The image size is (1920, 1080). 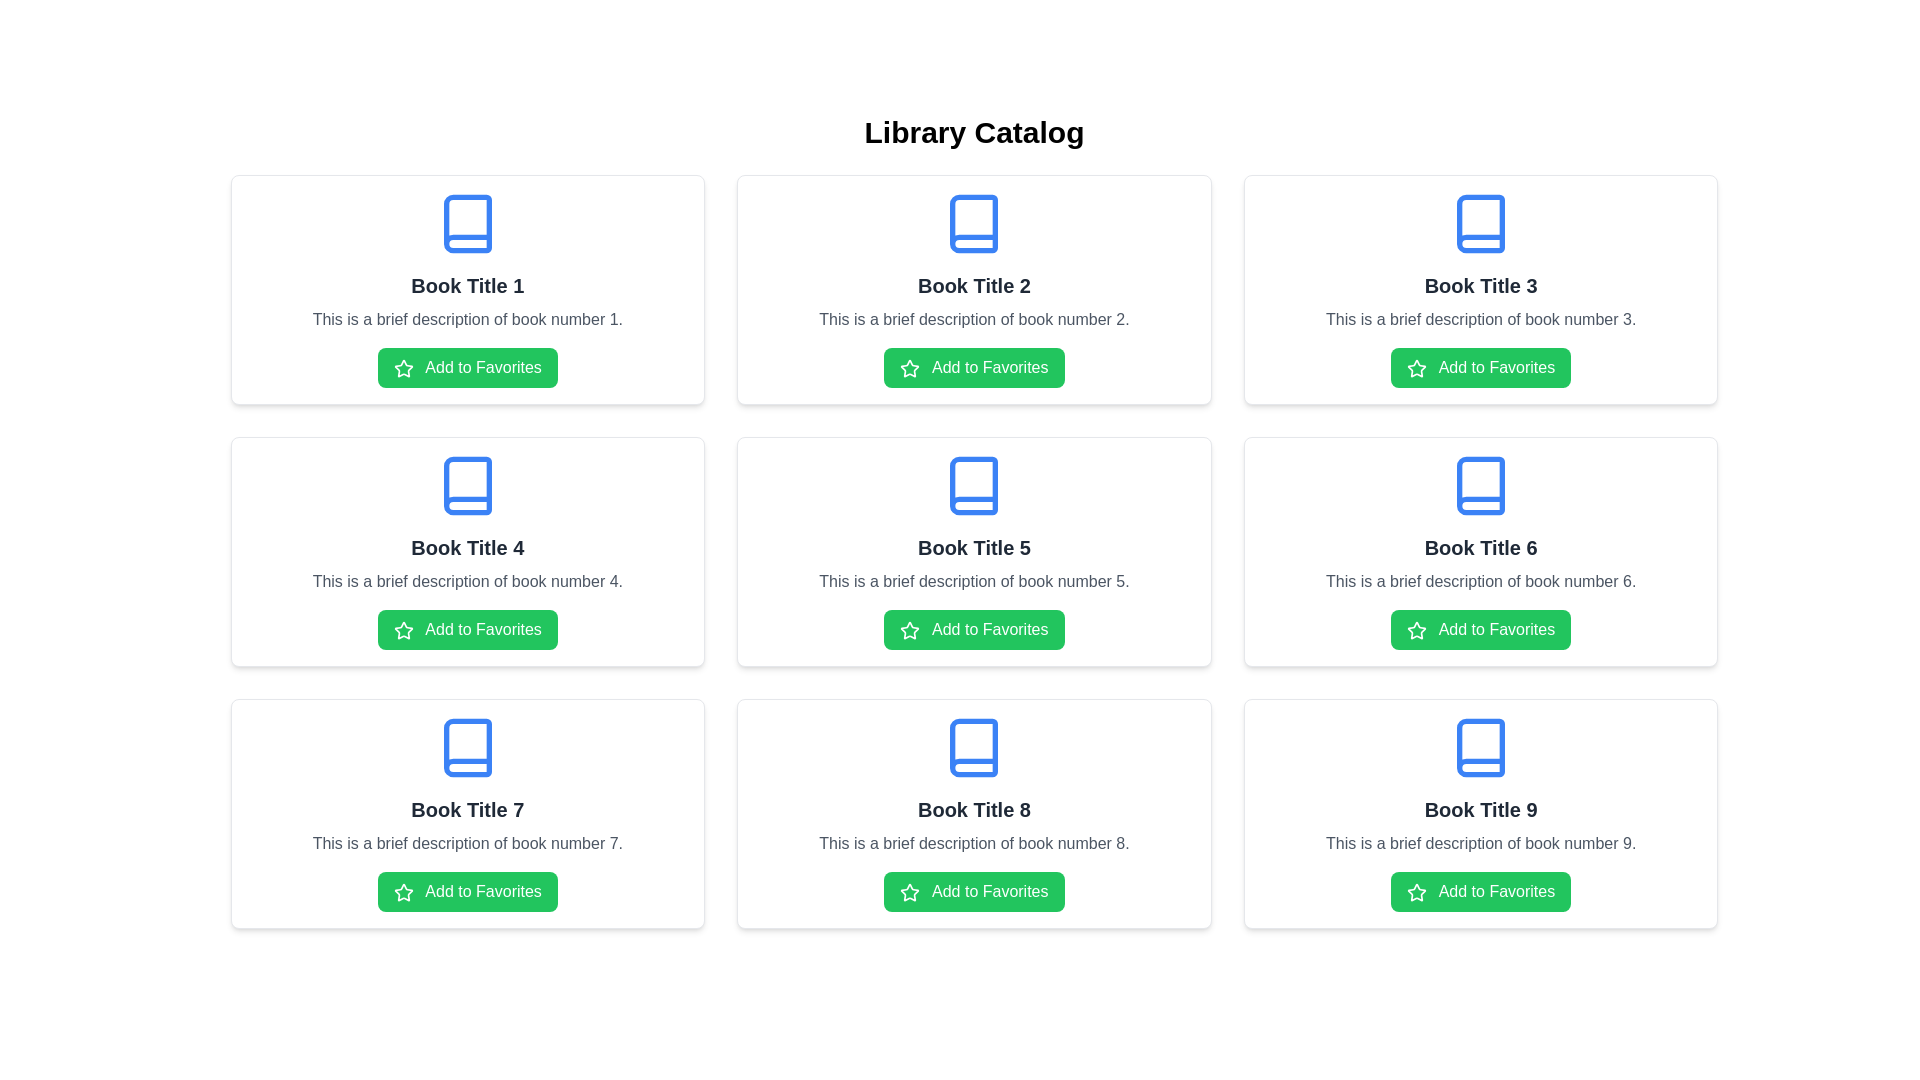 I want to click on the text element that provides a summary of 'Book Title 4', located in the second row, middle column of a three-by-three grid of cards, positioned below the title and above the 'Add to Favorites' button, so click(x=466, y=582).